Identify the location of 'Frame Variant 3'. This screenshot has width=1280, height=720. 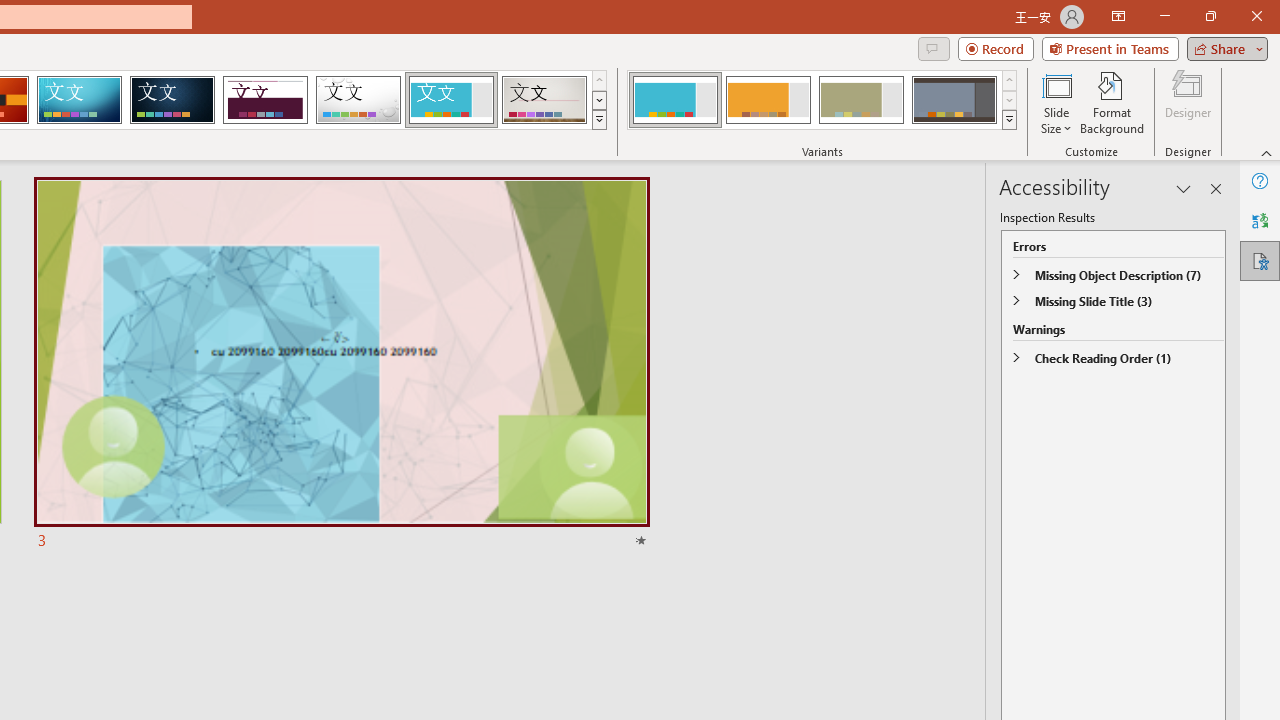
(861, 100).